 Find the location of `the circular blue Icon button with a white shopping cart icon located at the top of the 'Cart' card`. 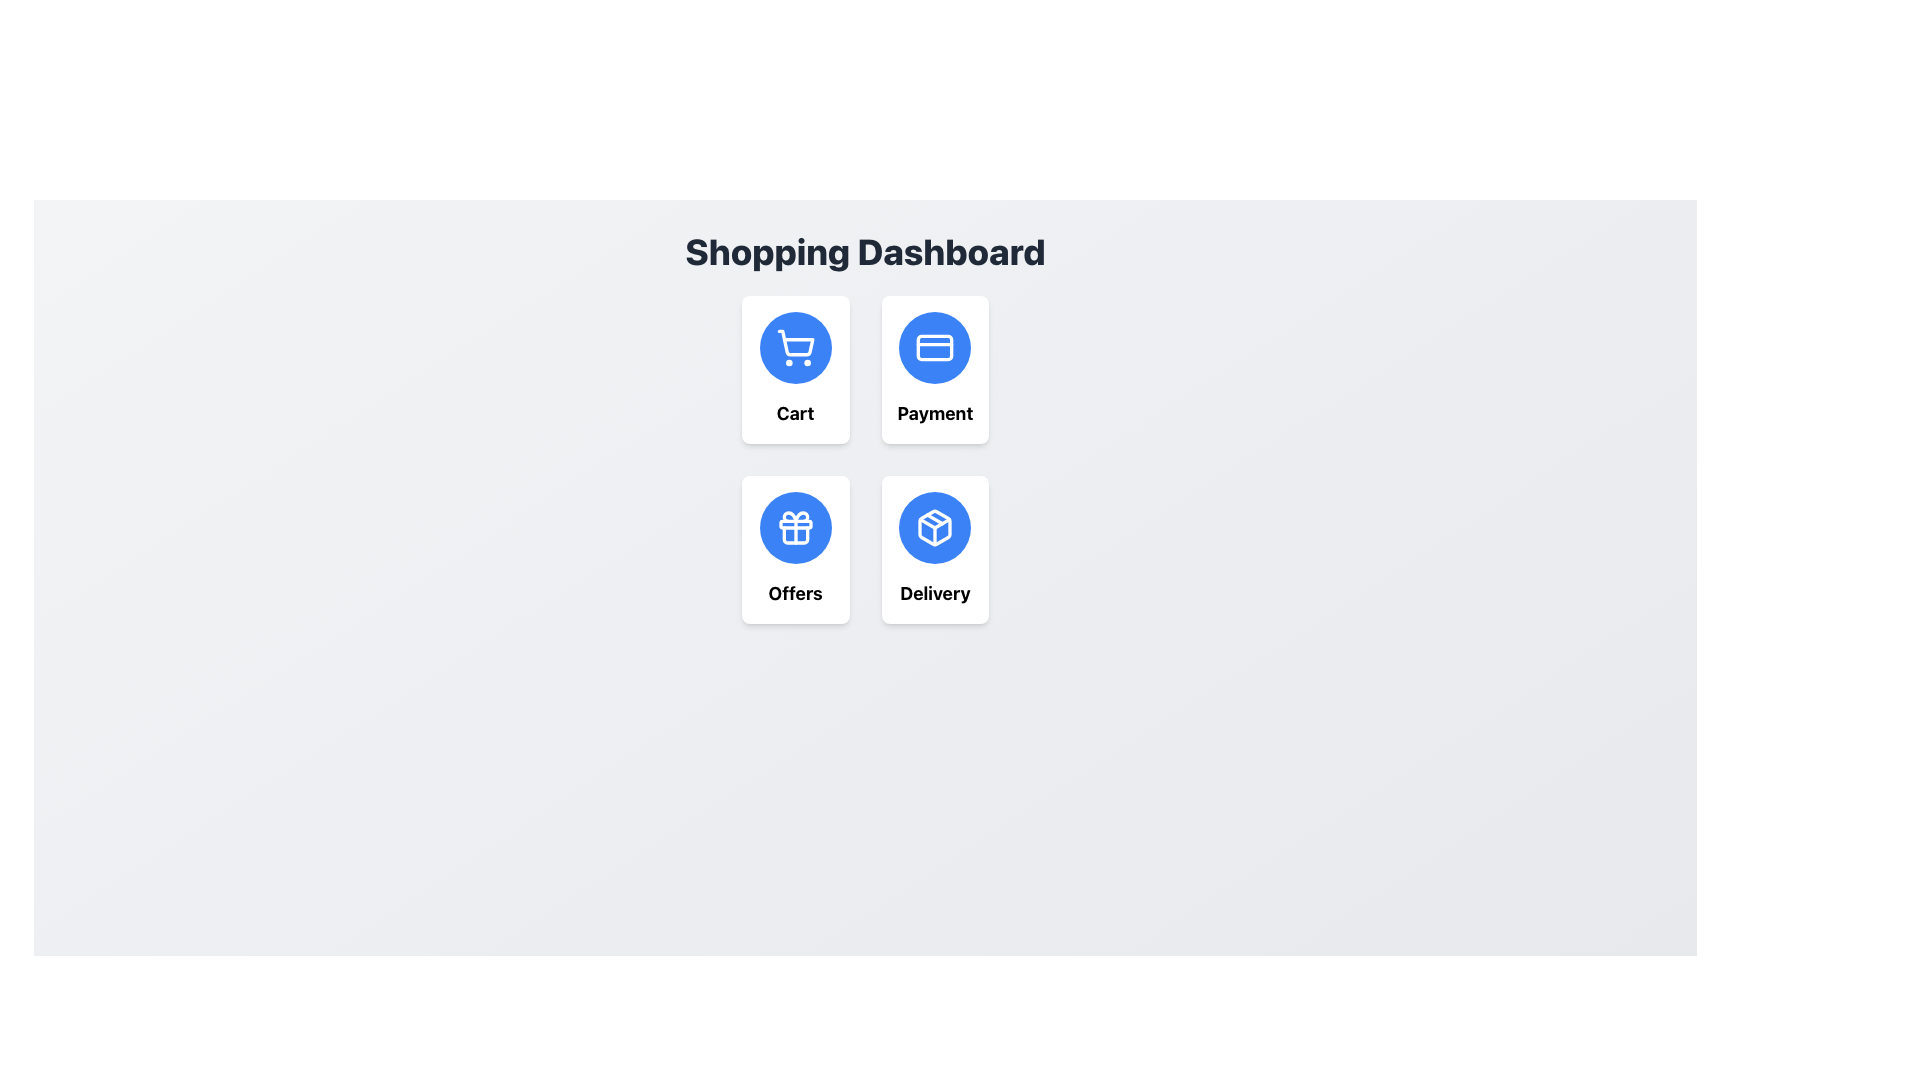

the circular blue Icon button with a white shopping cart icon located at the top of the 'Cart' card is located at coordinates (794, 346).